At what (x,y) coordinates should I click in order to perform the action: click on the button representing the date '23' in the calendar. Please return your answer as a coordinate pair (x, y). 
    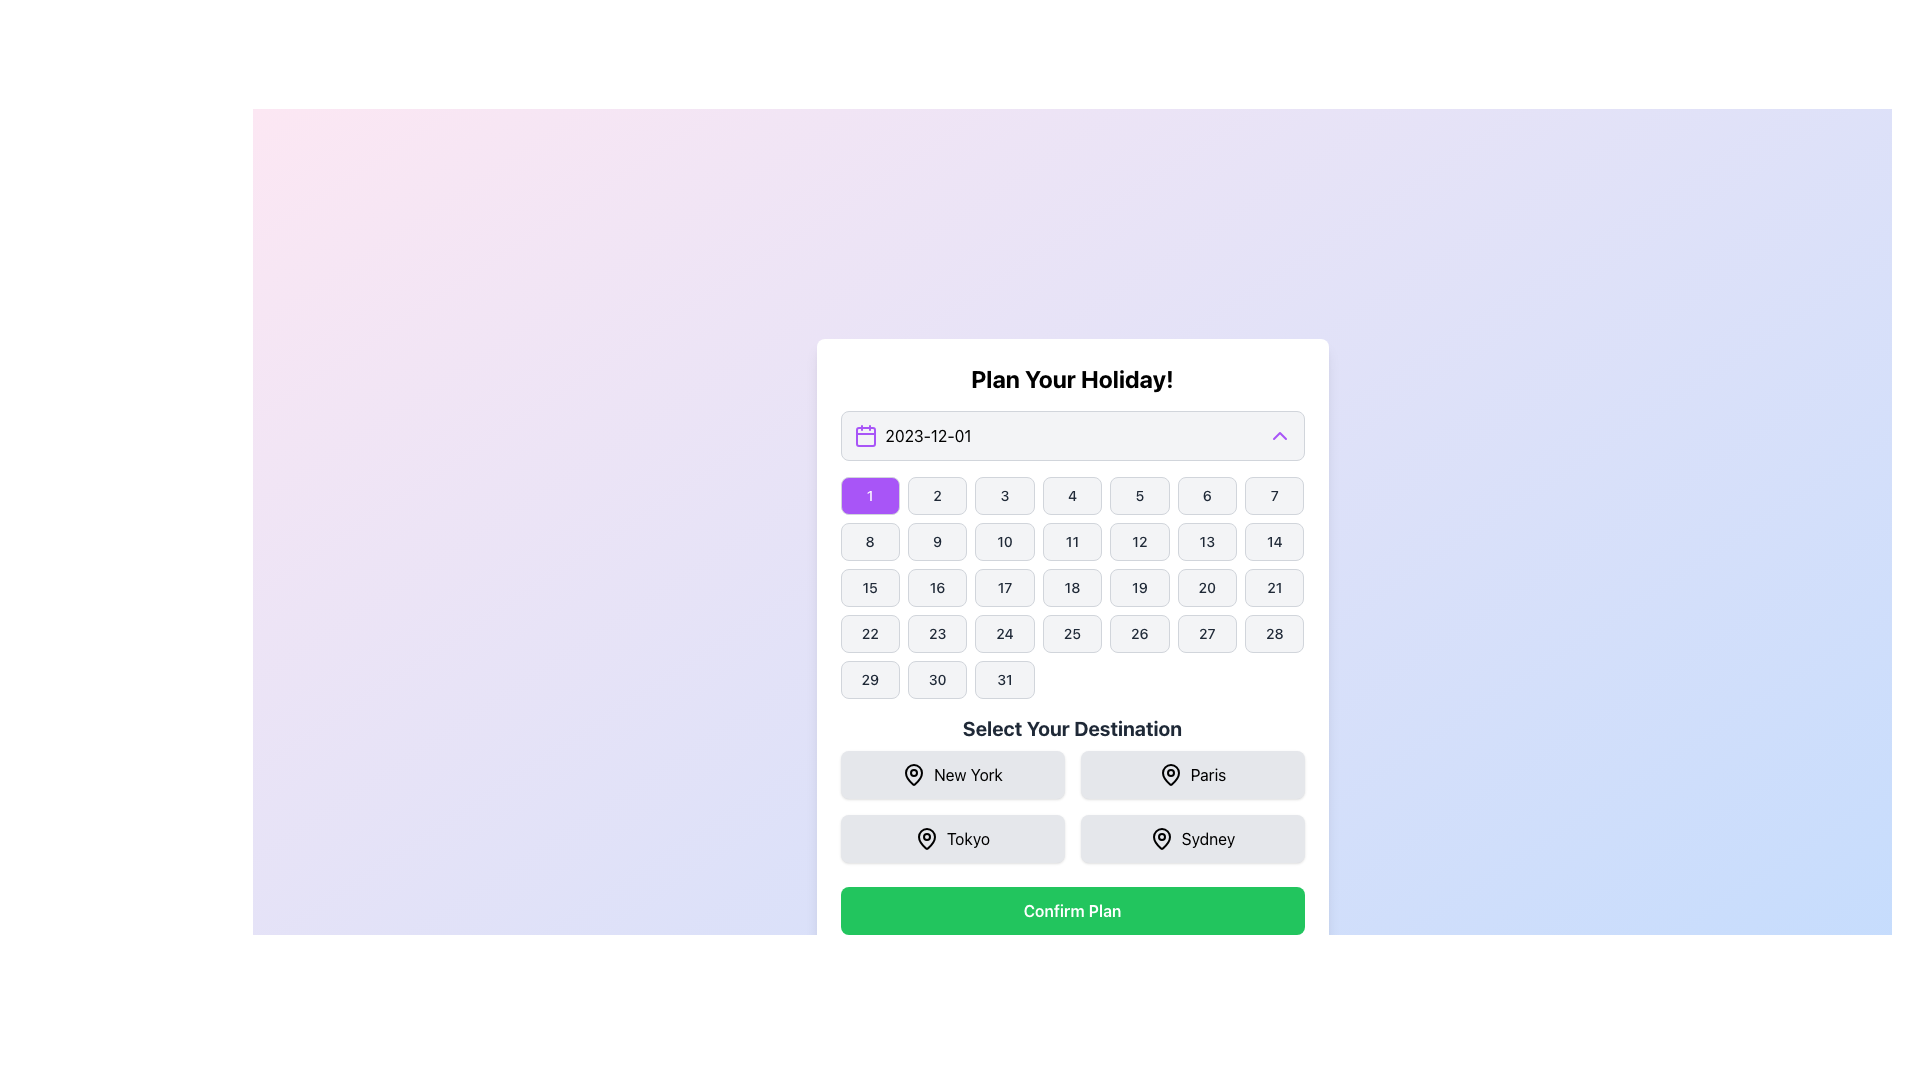
    Looking at the image, I should click on (935, 633).